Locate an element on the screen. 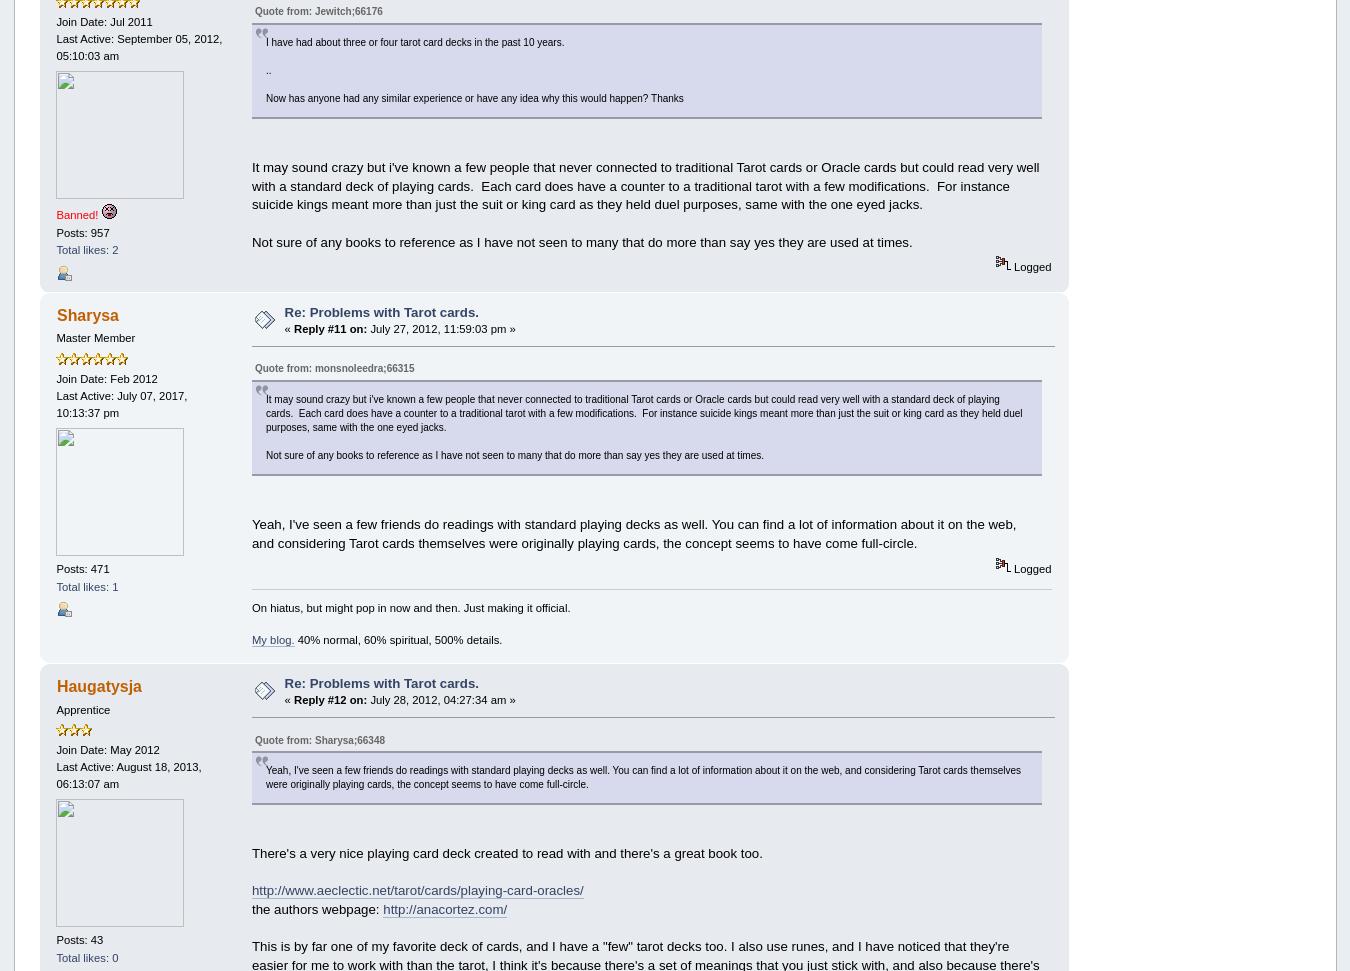  'Quote from: Jewitch;66176' is located at coordinates (317, 11).